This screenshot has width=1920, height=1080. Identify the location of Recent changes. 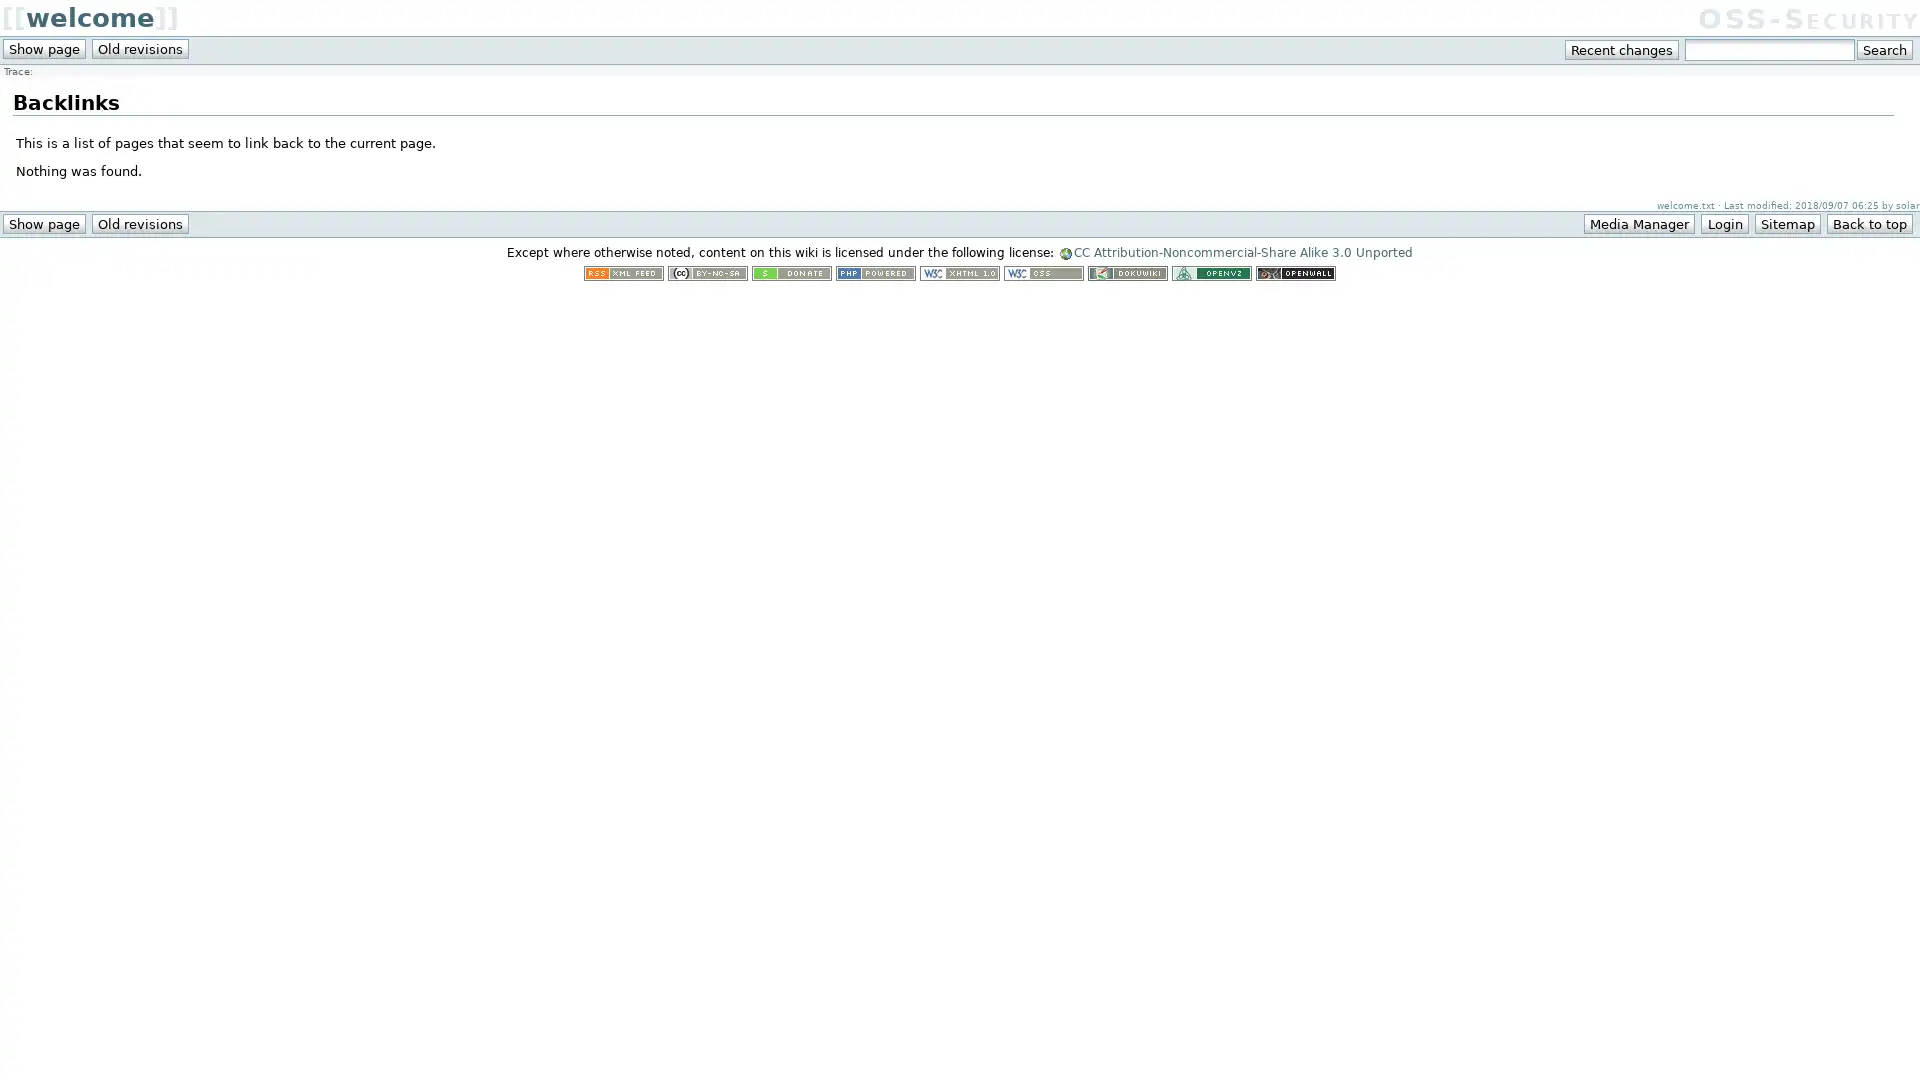
(1622, 49).